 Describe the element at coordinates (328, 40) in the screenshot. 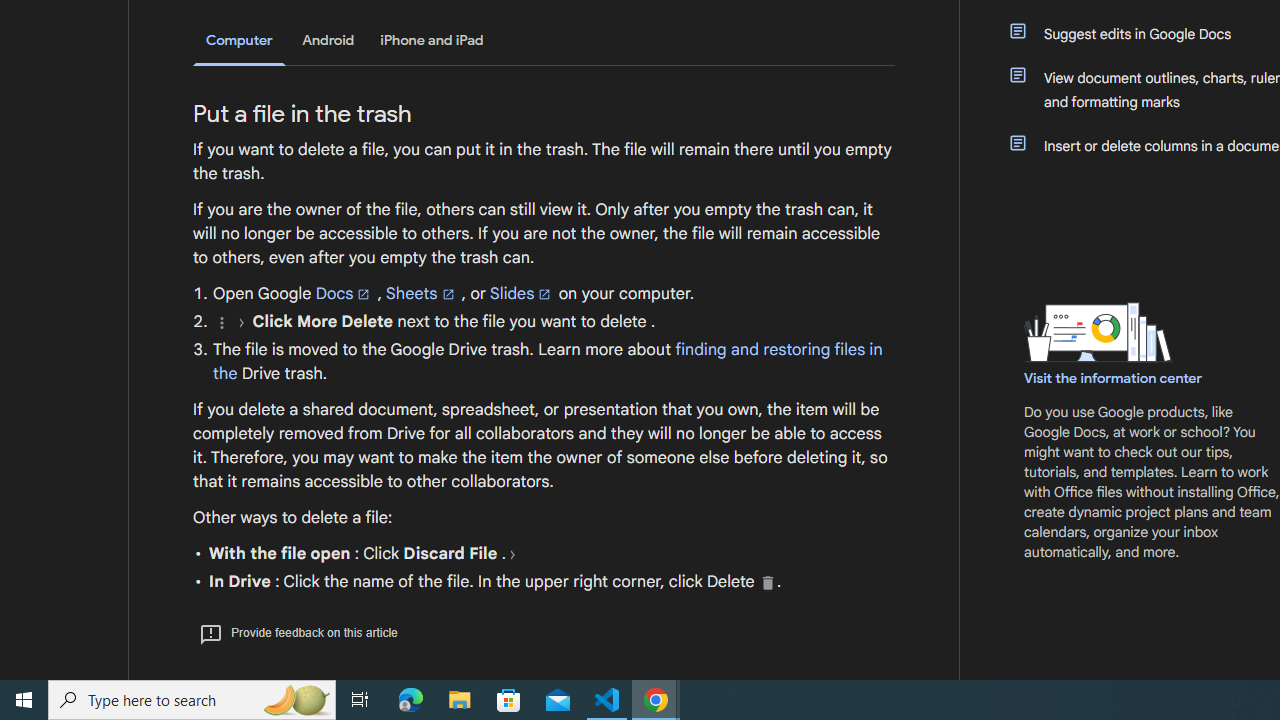

I see `'Android'` at that location.